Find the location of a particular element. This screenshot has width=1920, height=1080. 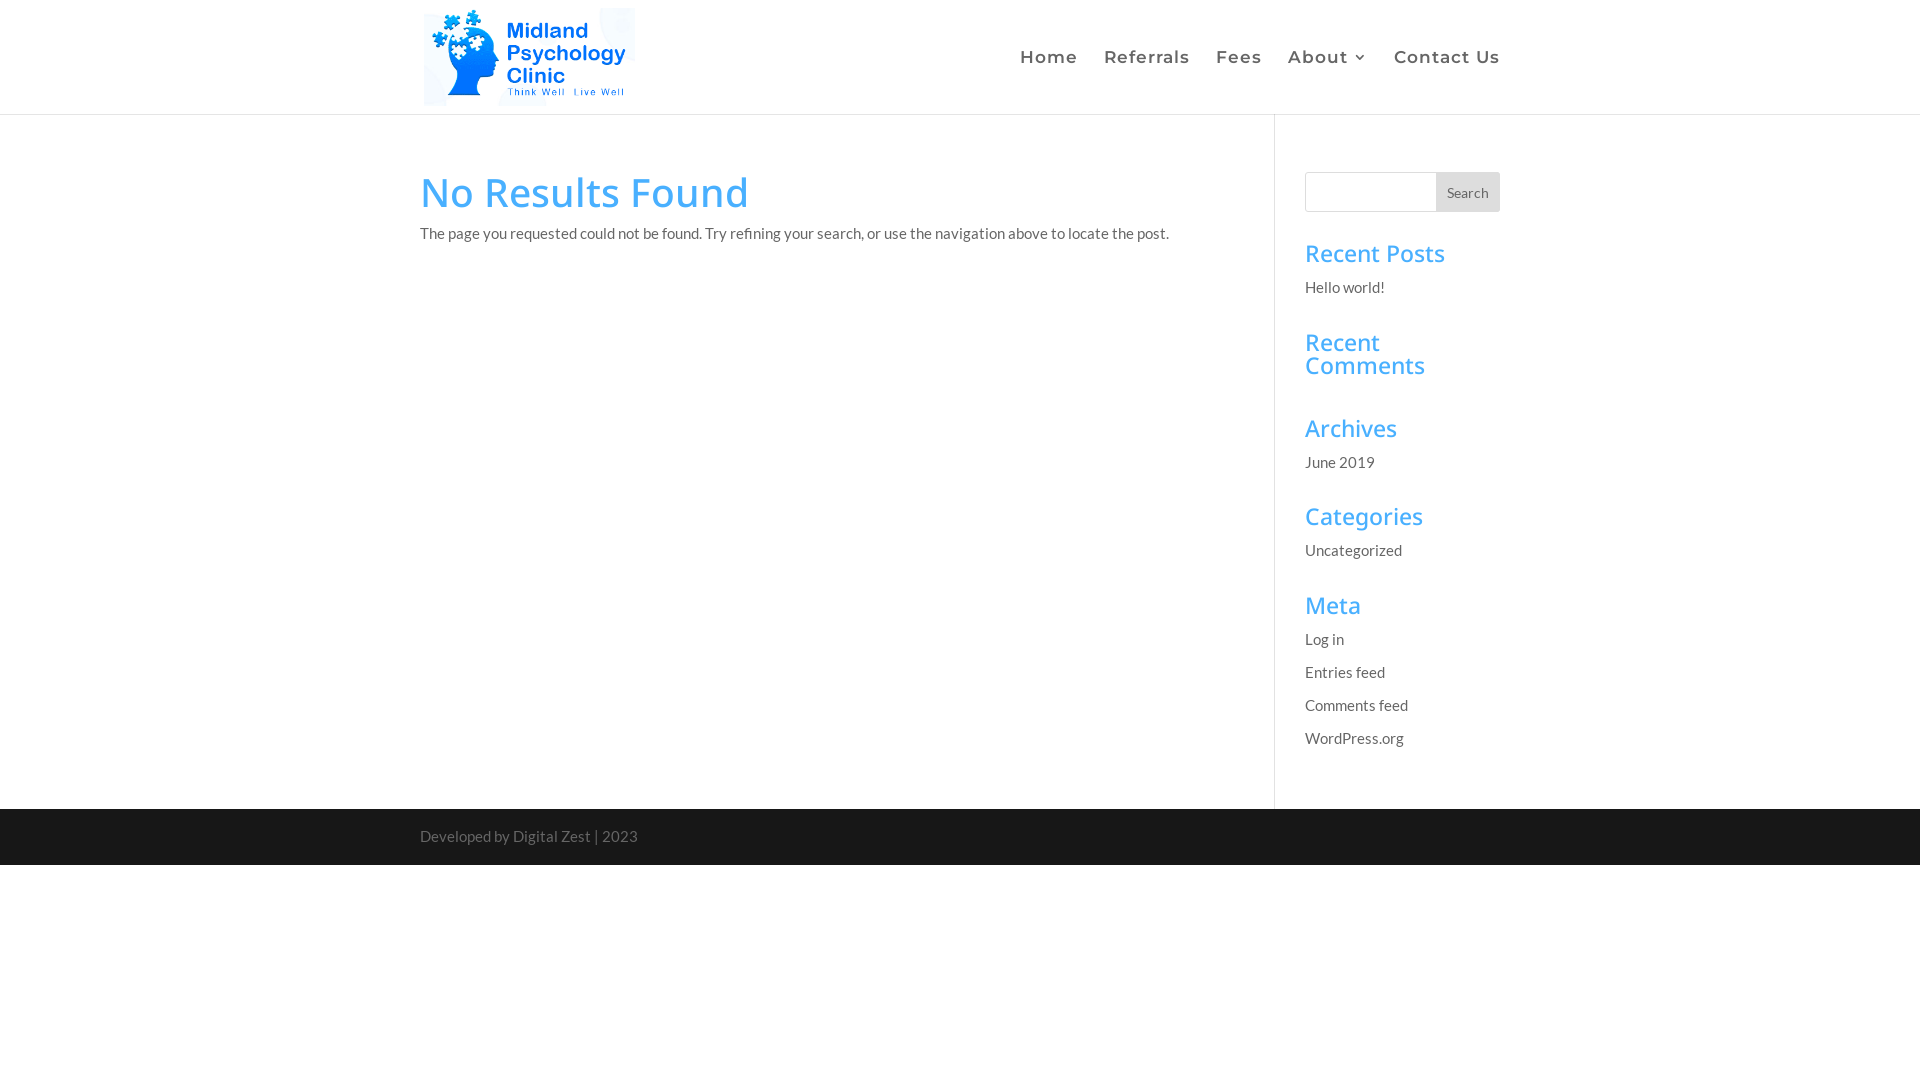

'Search' is located at coordinates (1468, 192).